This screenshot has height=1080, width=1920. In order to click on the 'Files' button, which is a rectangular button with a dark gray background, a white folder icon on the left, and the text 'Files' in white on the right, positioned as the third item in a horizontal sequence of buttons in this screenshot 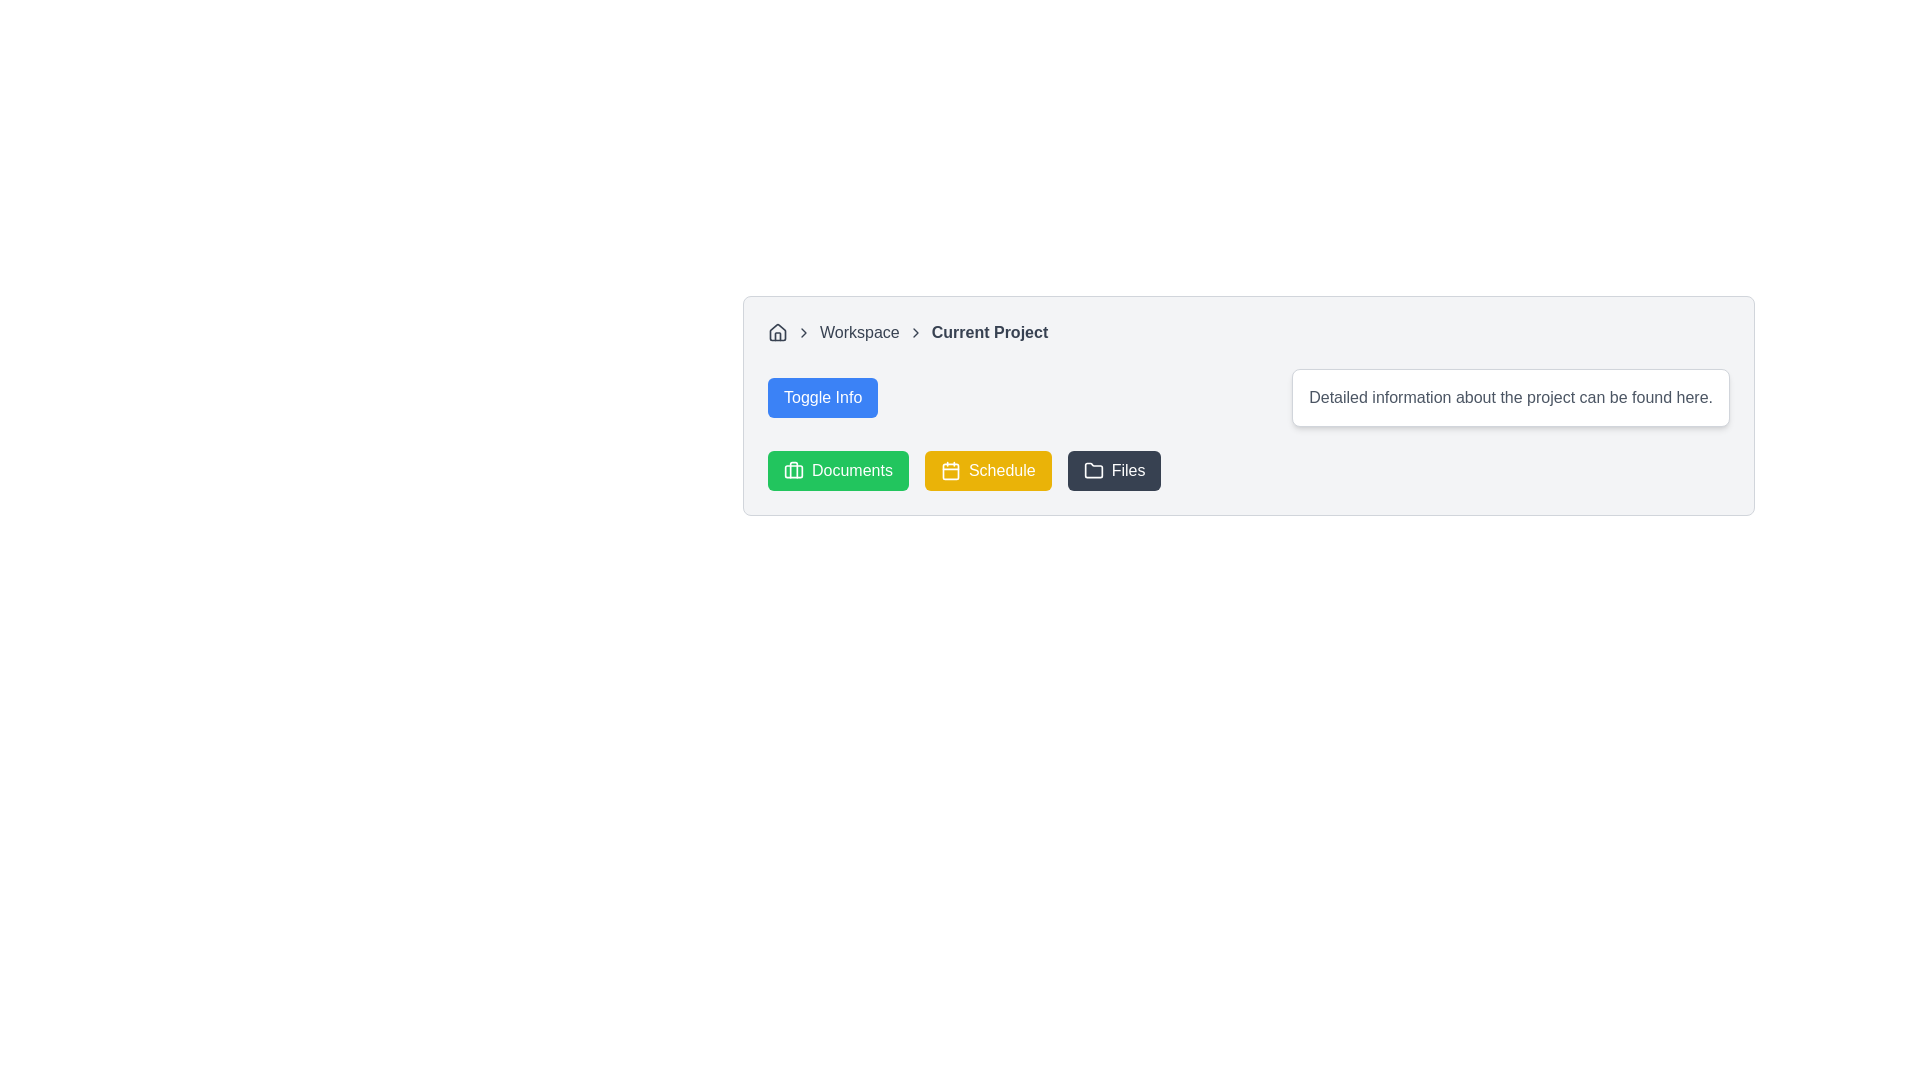, I will do `click(1113, 470)`.